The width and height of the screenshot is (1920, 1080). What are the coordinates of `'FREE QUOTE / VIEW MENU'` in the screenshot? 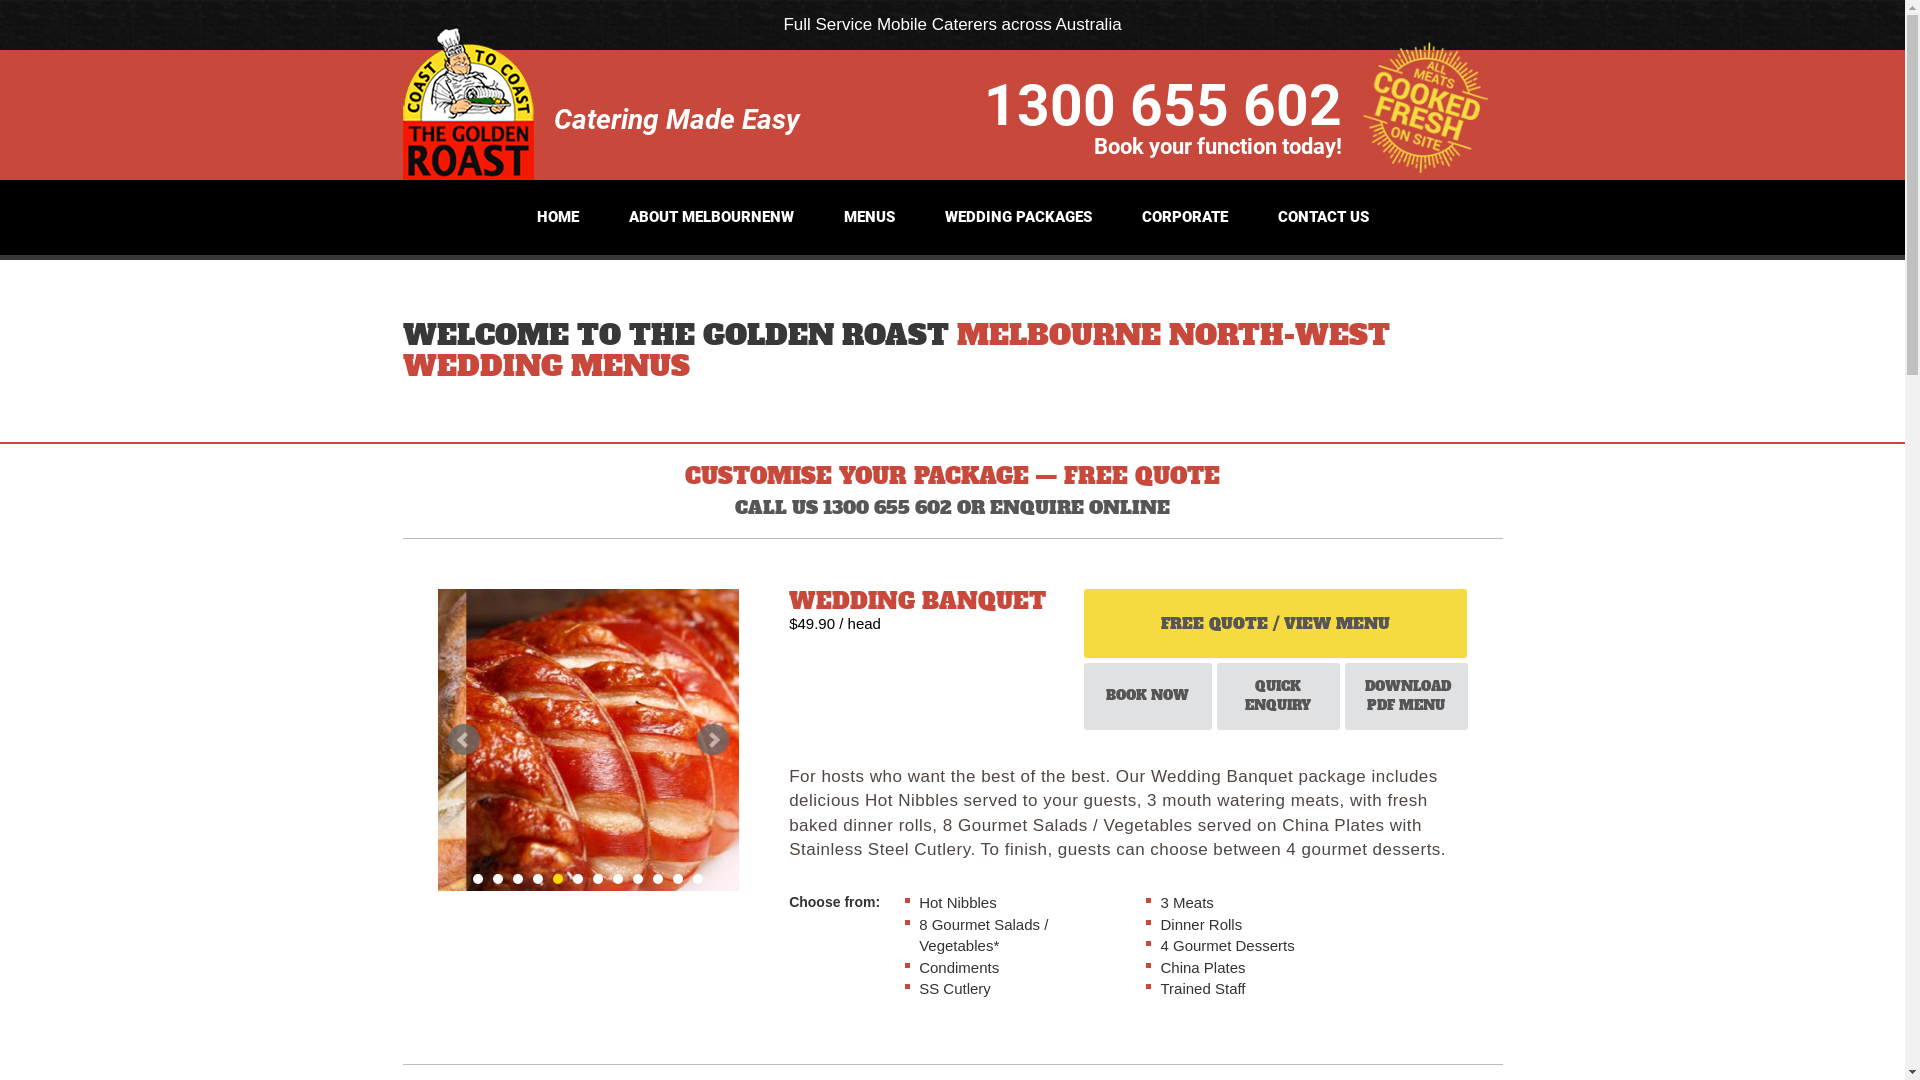 It's located at (1274, 622).